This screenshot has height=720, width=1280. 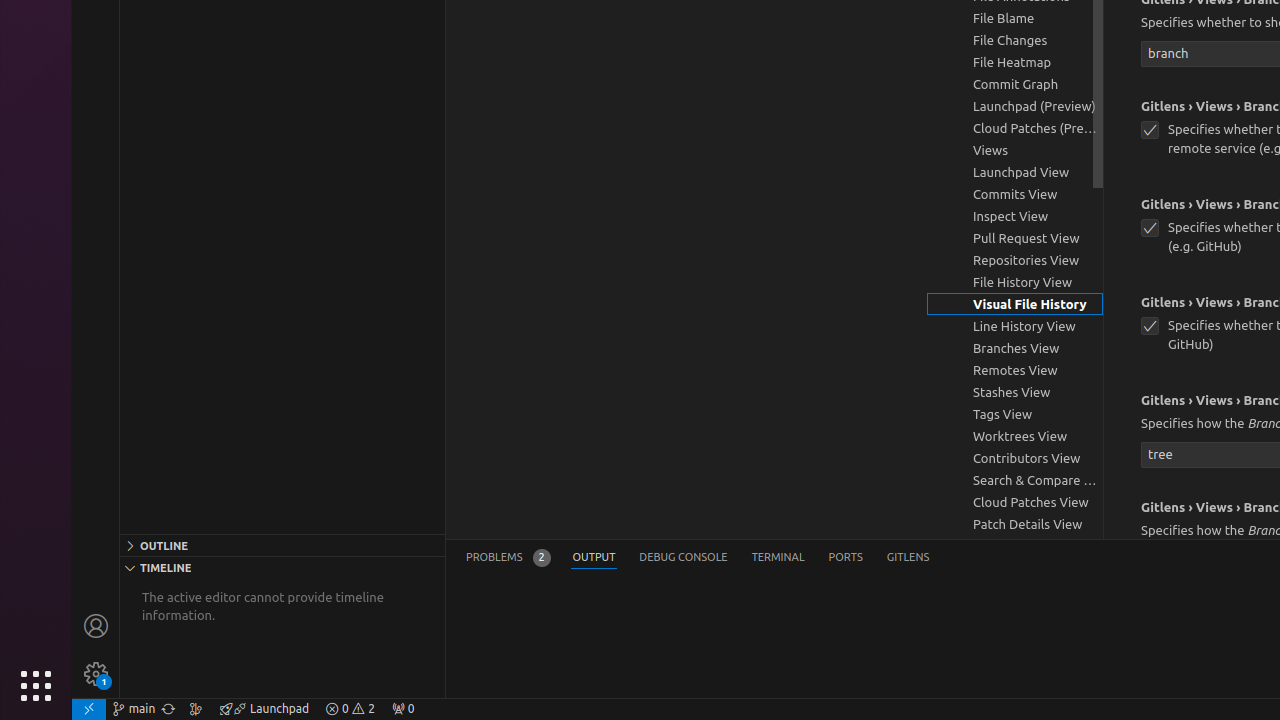 I want to click on 'Ports', so click(x=845, y=557).